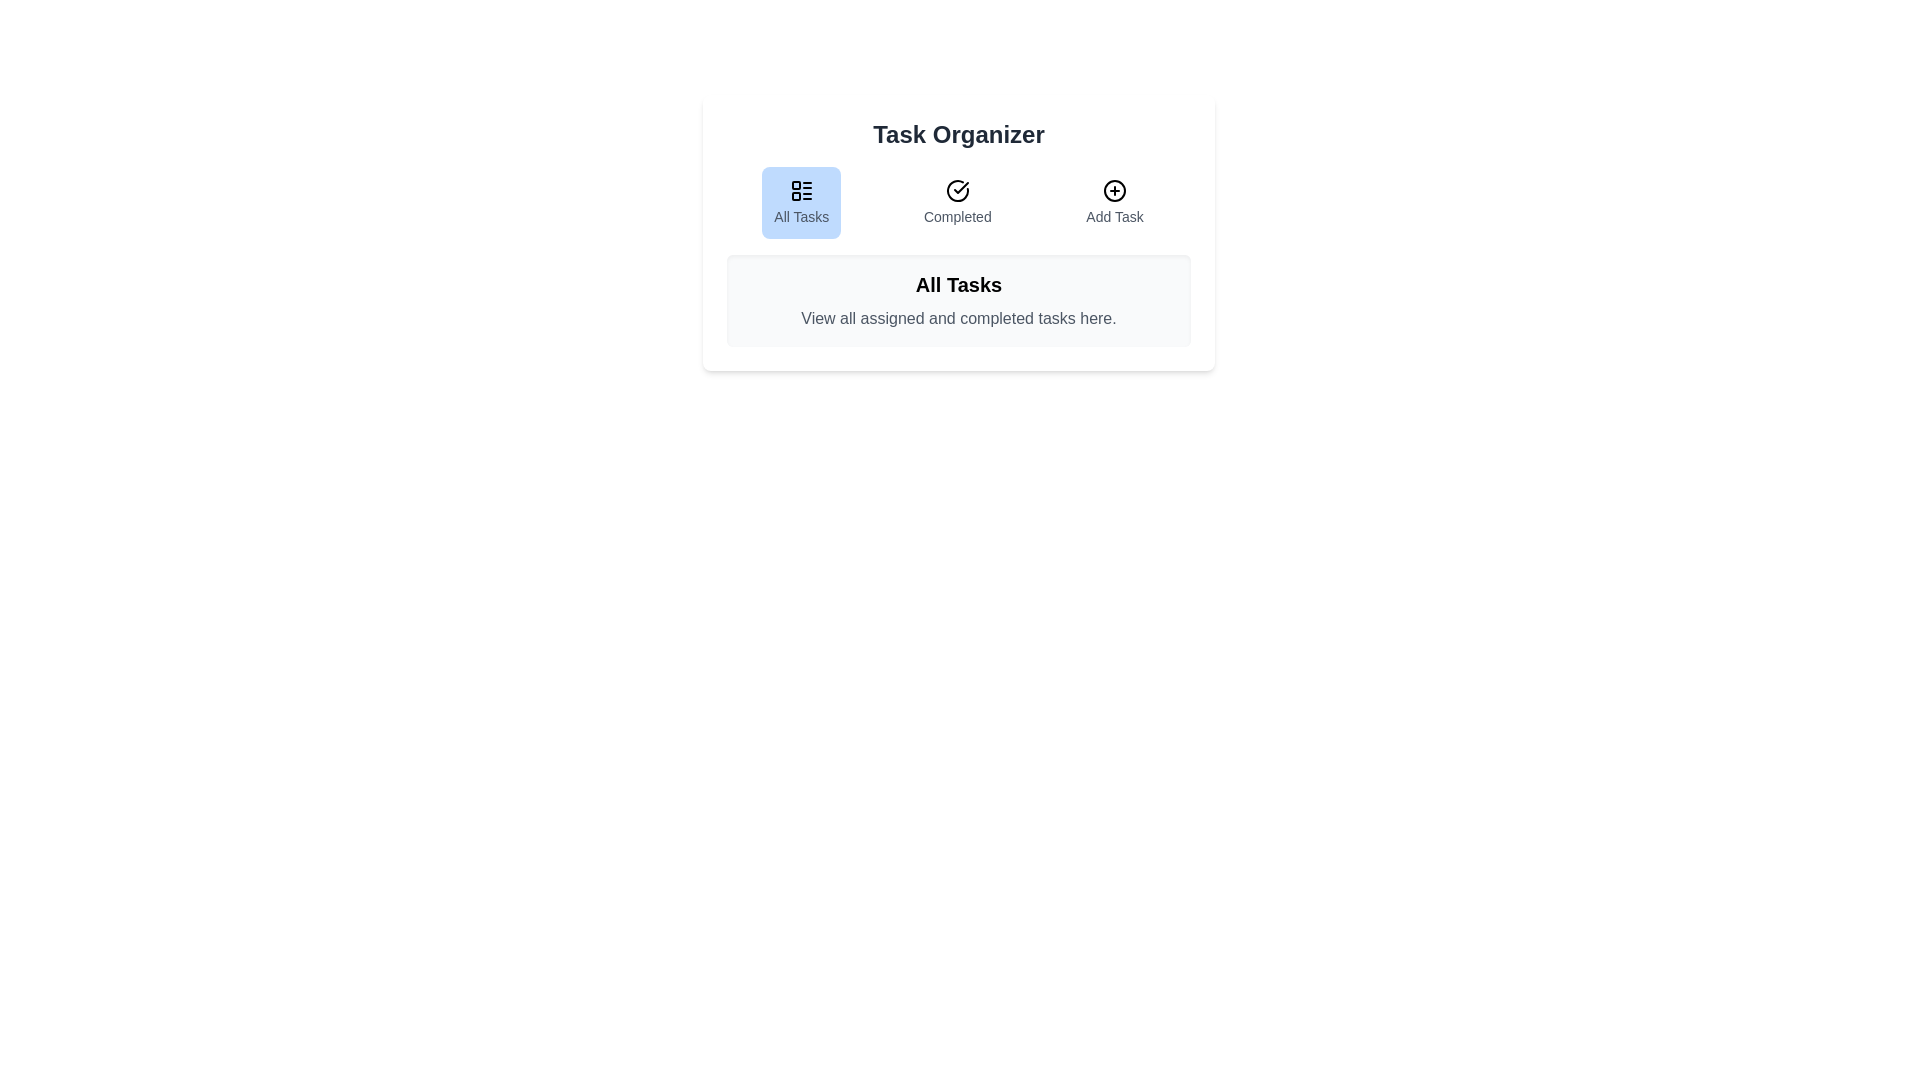 This screenshot has width=1920, height=1080. What do you see at coordinates (1113, 203) in the screenshot?
I see `the Add Task tab to switch to its content` at bounding box center [1113, 203].